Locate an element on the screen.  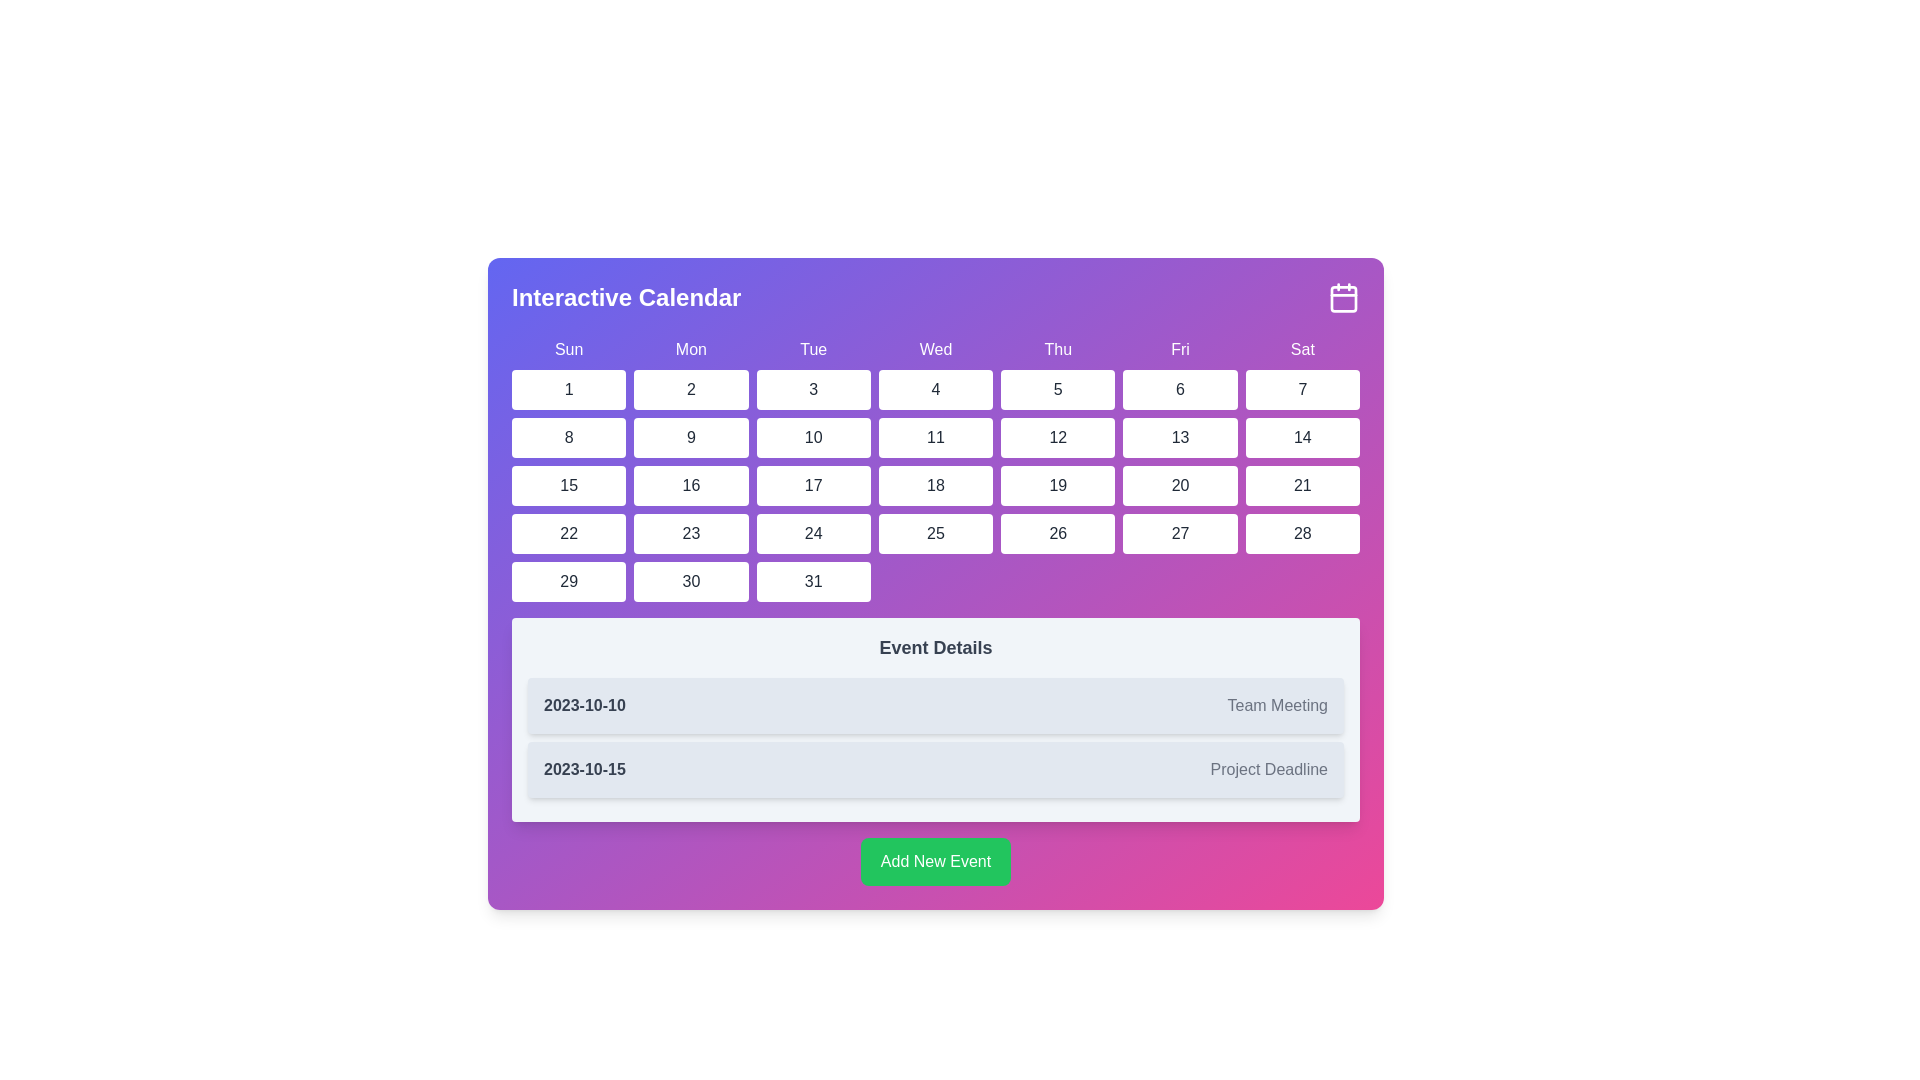
the static text label indicating the name of the event associated with the date label '2023-10-10', located in the top right corner of the 'Event Details' section is located at coordinates (1276, 704).